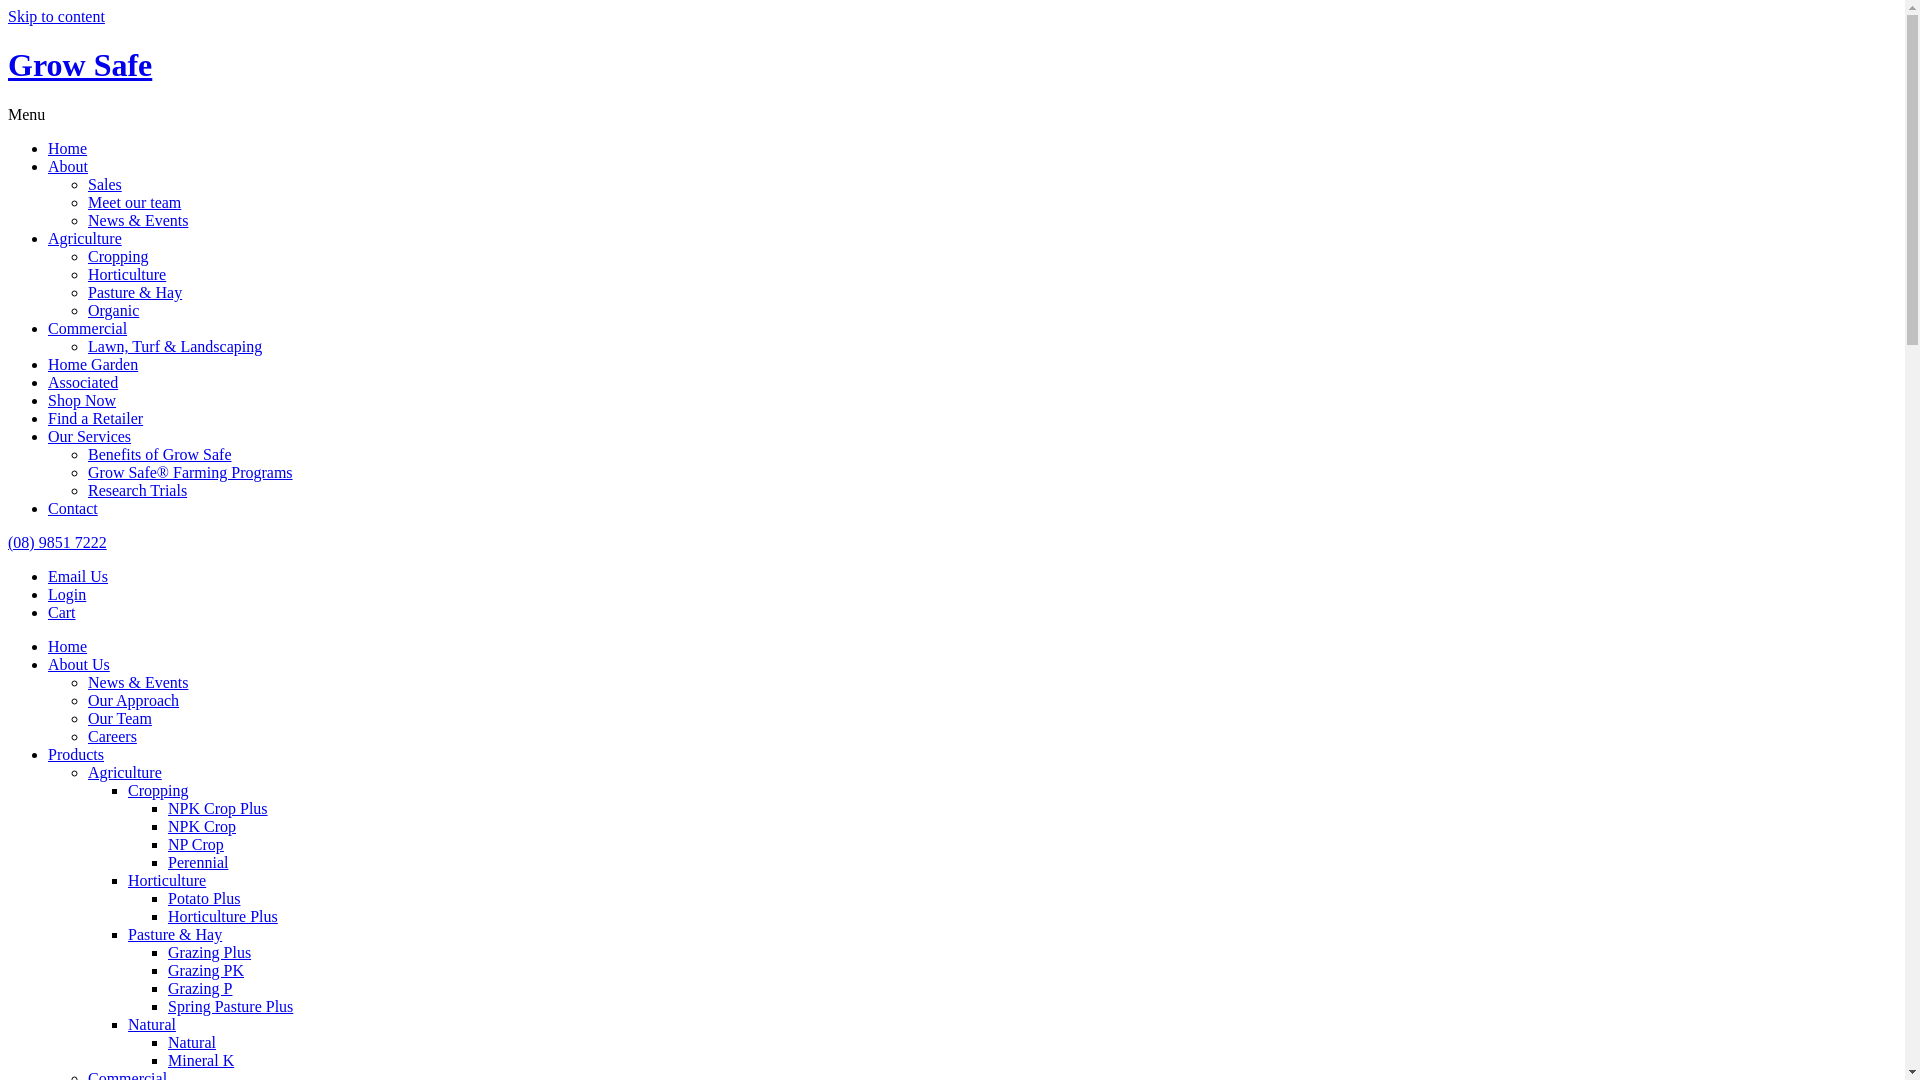  I want to click on 'Grazing P', so click(200, 987).